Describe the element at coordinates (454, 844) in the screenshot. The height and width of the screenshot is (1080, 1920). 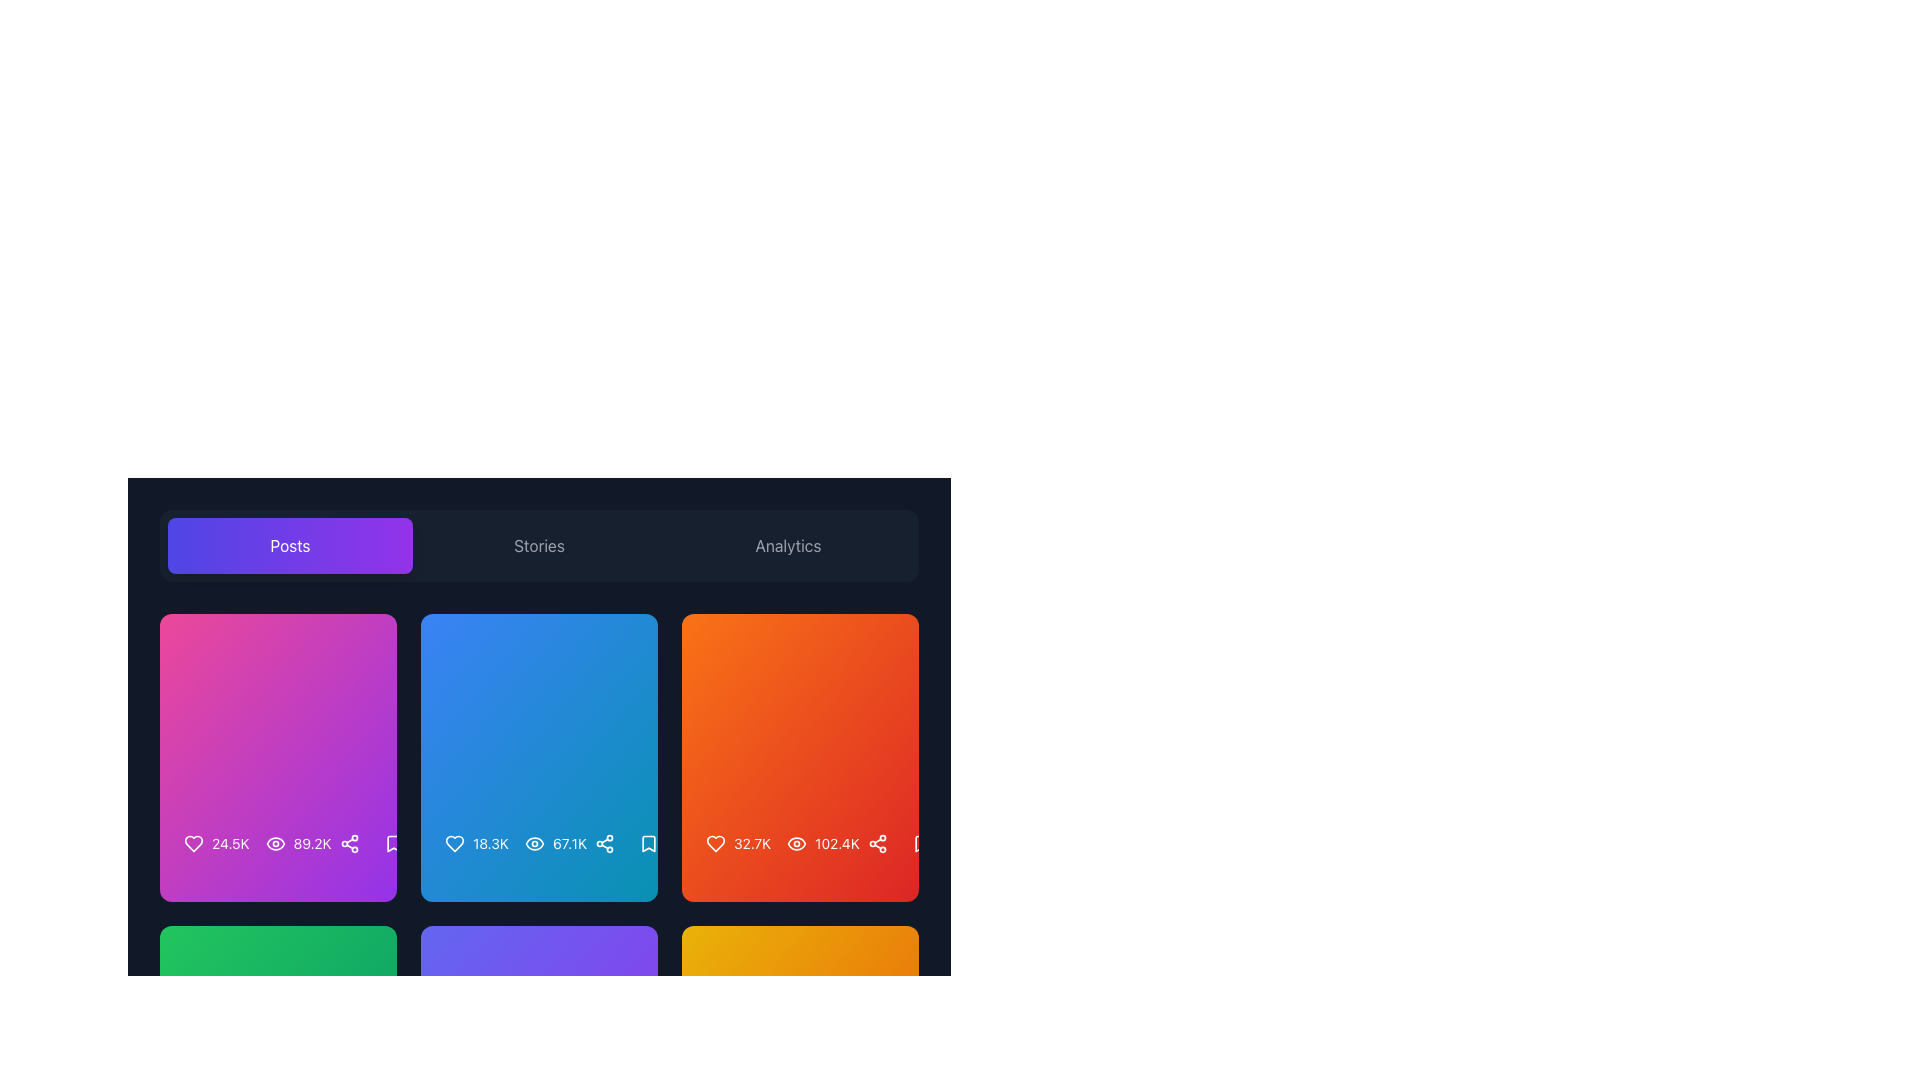
I see `the like icon located in the center column of the second row of the post card, which visually represents the number of likes (18.3K)` at that location.